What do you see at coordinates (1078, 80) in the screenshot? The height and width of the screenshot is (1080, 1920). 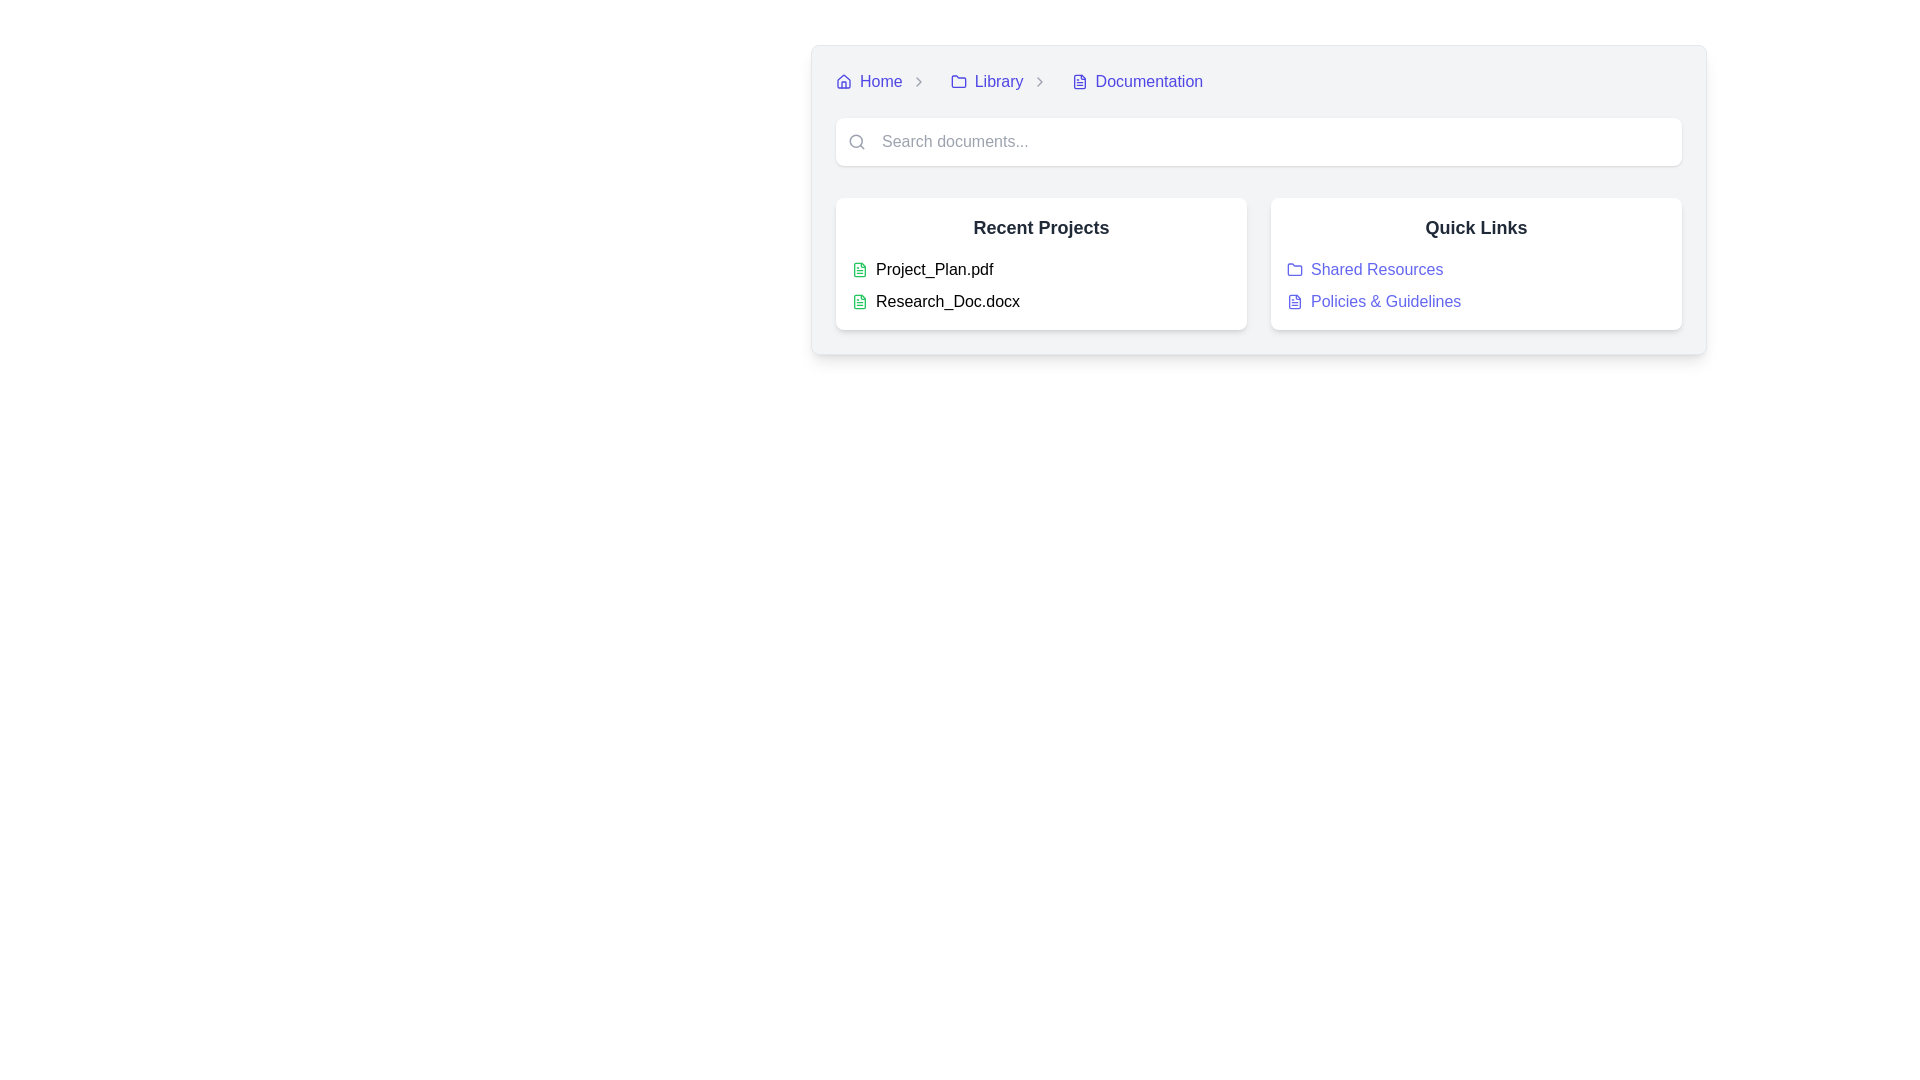 I see `the 'Documentation' icon located at the far-right within the navigation breadcrumb bar, adjacent to the 'Documentation' link` at bounding box center [1078, 80].